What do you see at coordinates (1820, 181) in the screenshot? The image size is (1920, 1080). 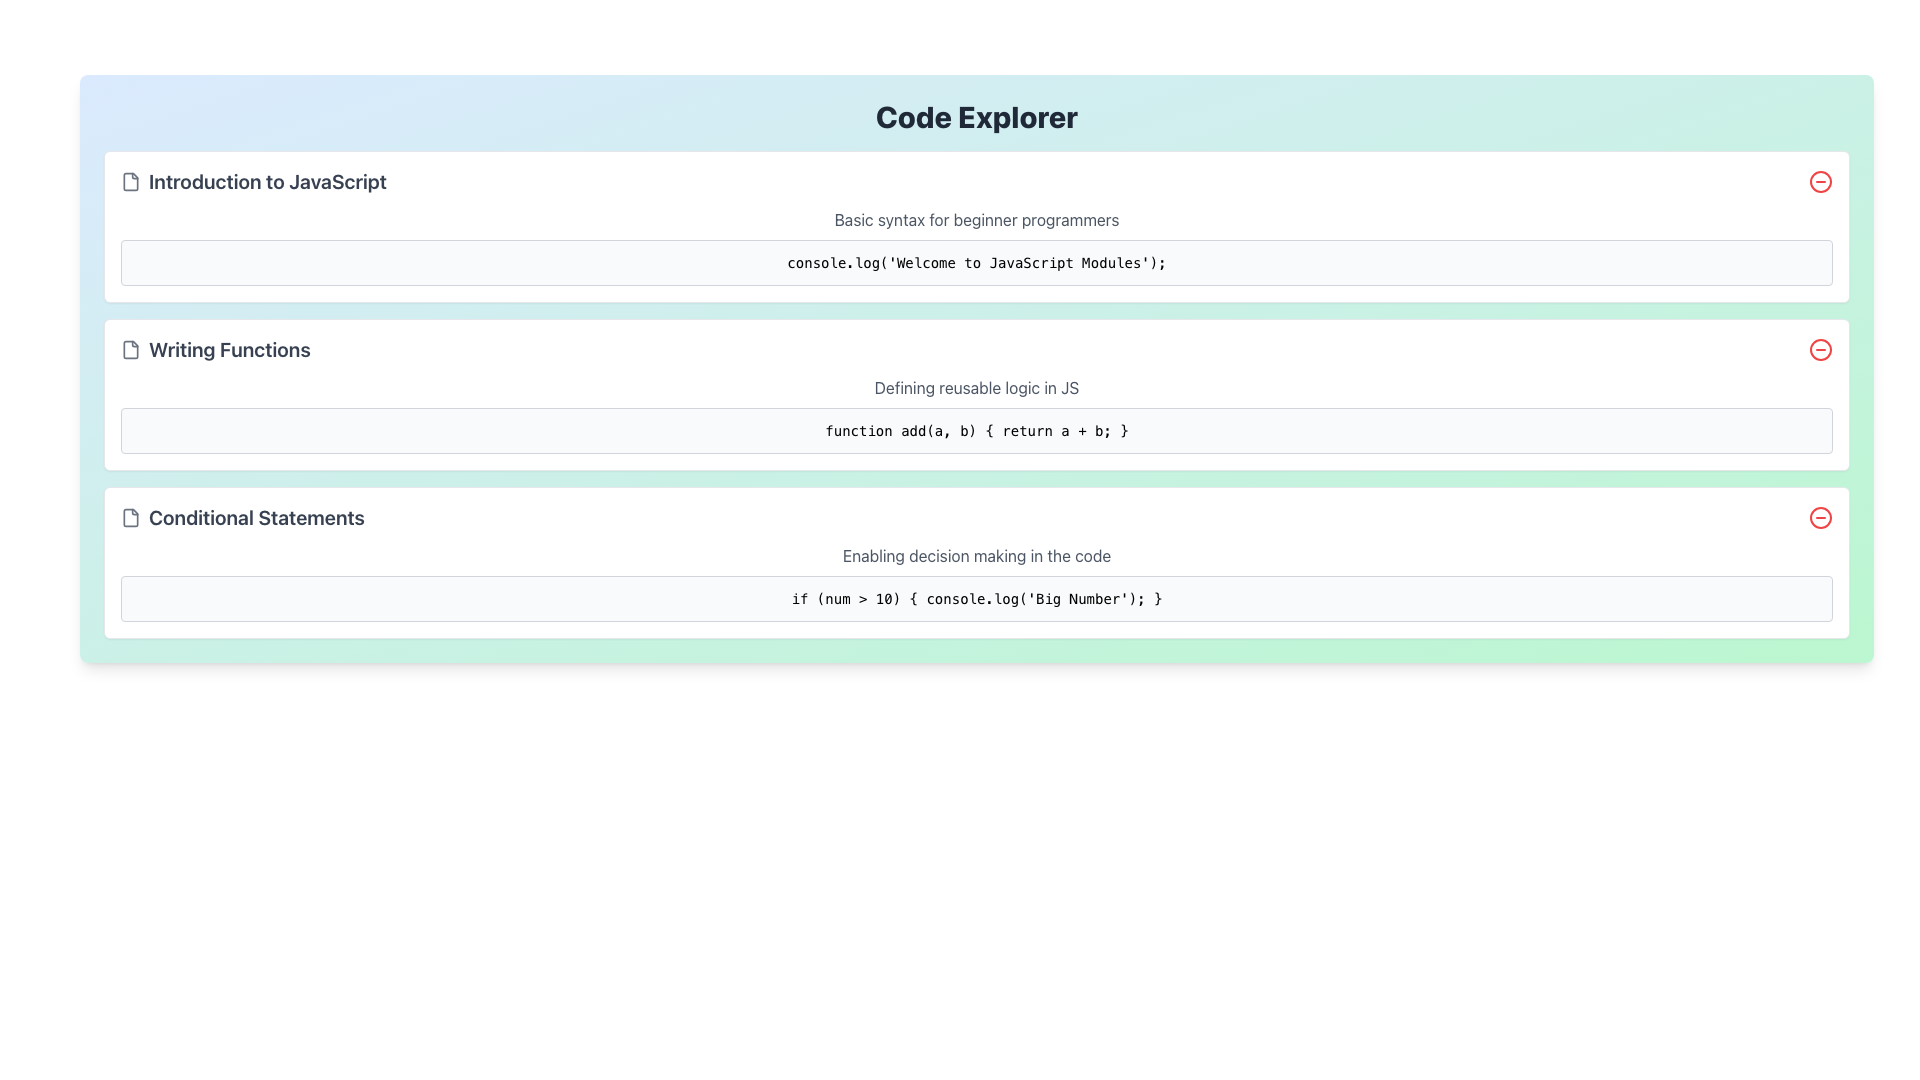 I see `the rightmost button in the 'Introduction to JavaScript' section` at bounding box center [1820, 181].